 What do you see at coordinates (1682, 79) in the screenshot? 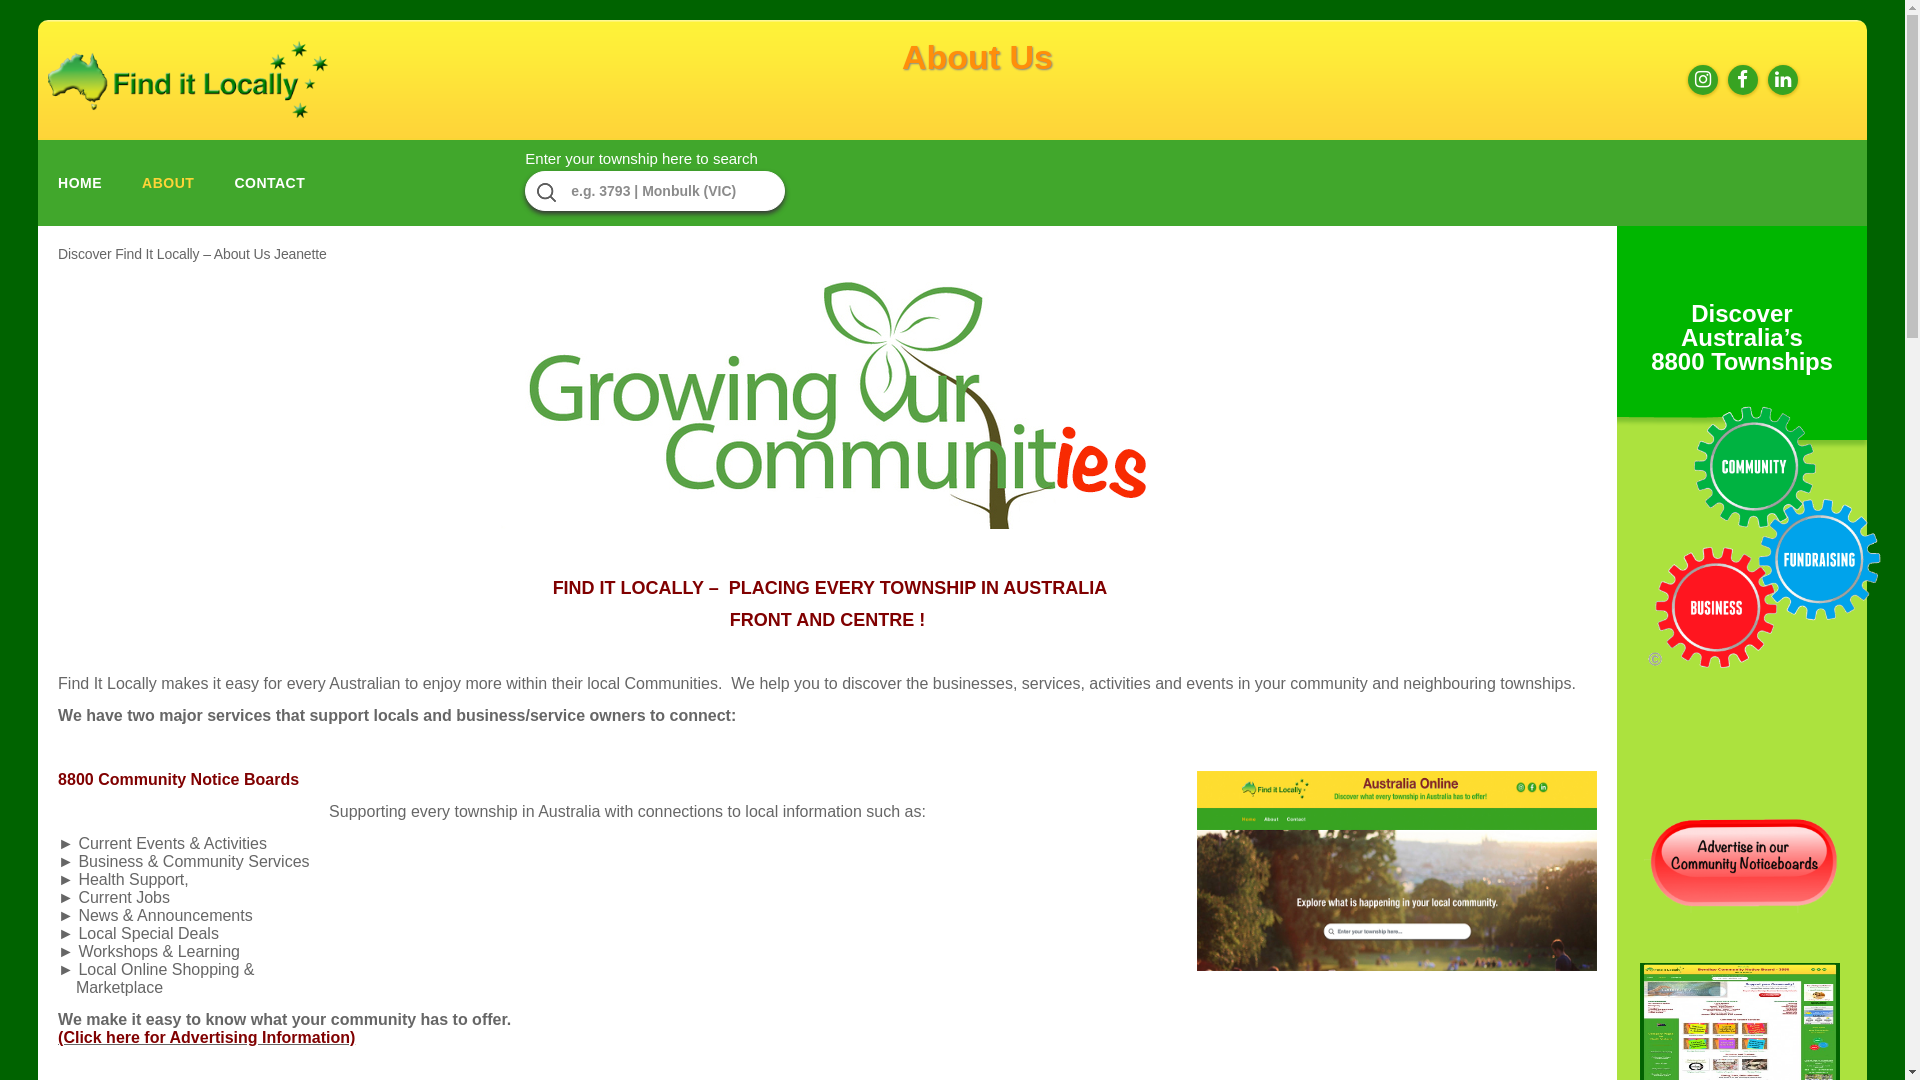
I see `'Instagram'` at bounding box center [1682, 79].